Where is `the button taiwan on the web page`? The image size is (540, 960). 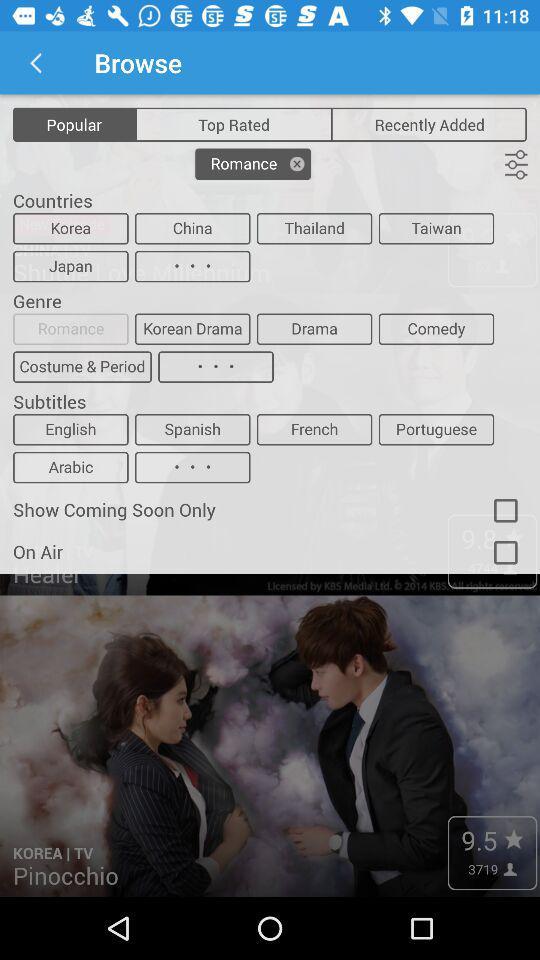
the button taiwan on the web page is located at coordinates (435, 228).